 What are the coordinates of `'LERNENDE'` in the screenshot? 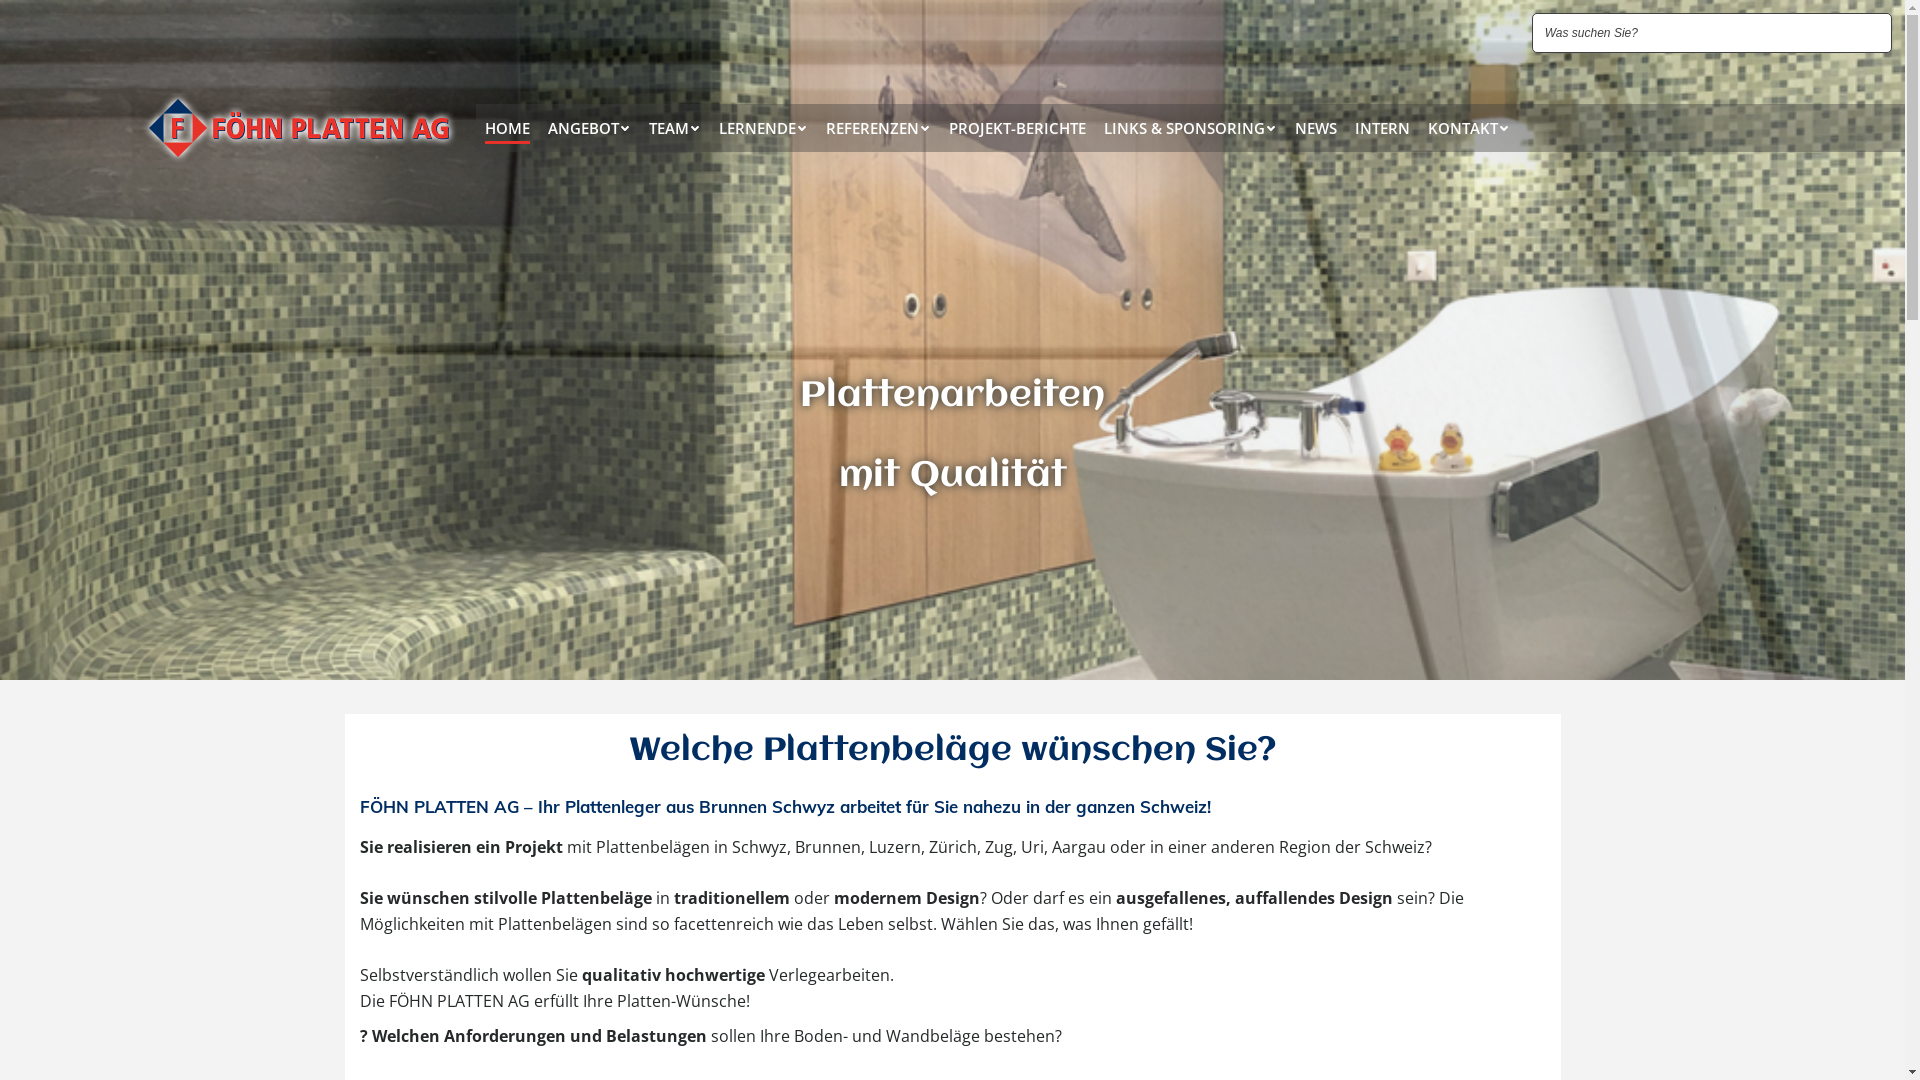 It's located at (762, 128).